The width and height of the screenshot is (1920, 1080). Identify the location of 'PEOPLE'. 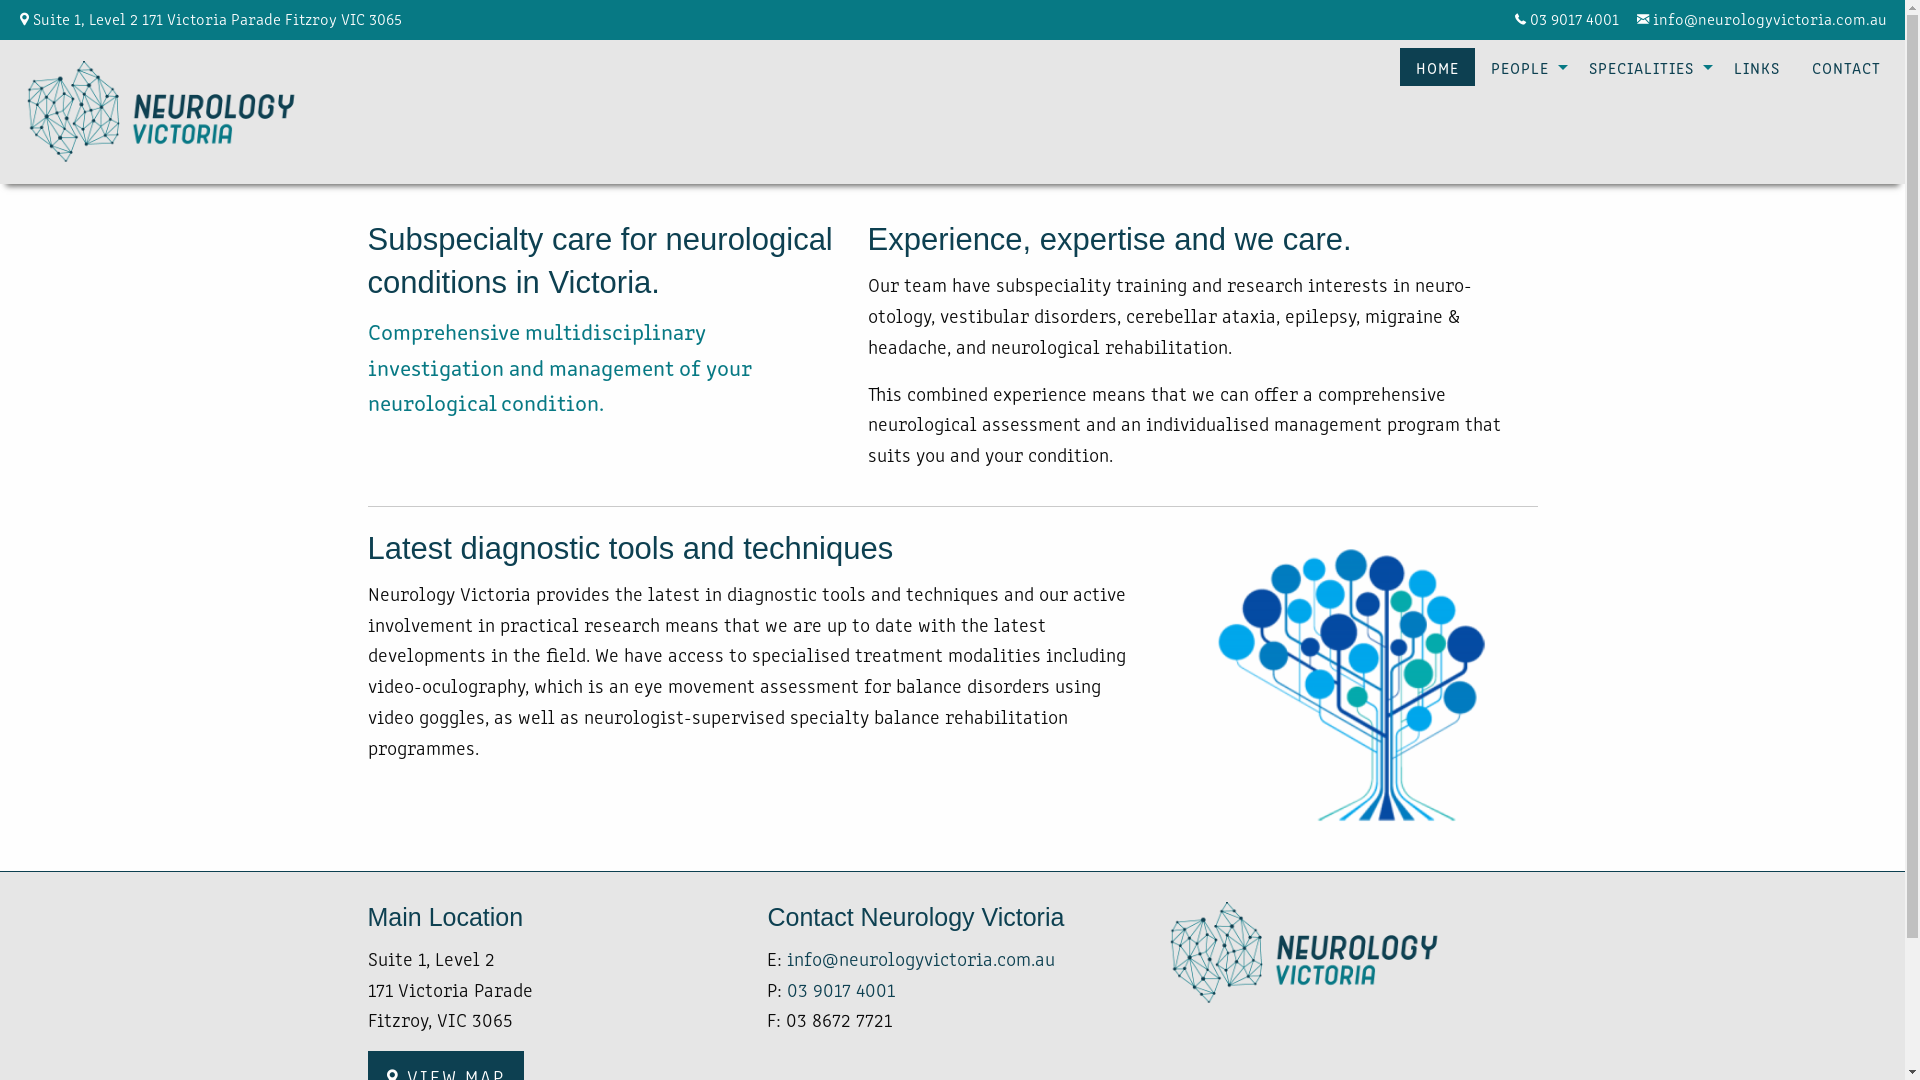
(1522, 65).